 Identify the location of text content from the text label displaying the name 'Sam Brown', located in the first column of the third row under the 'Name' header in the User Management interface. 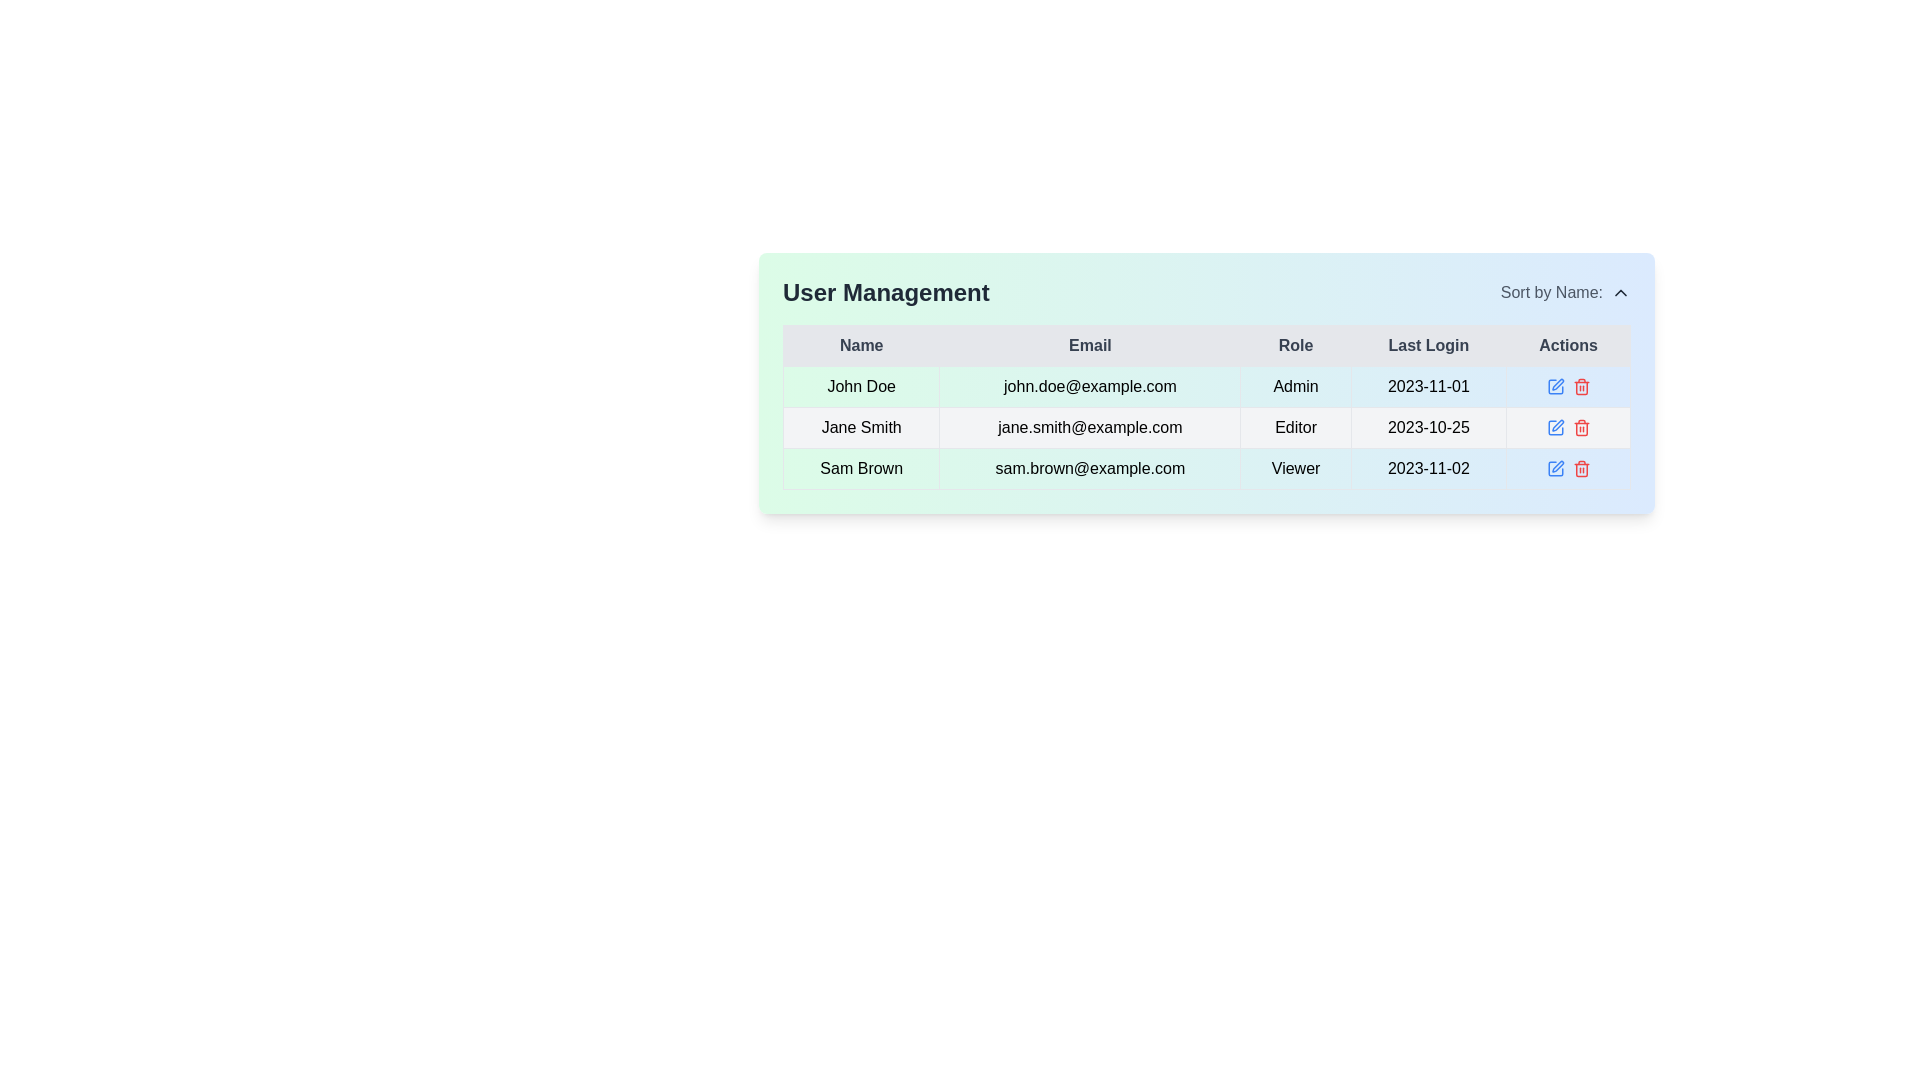
(861, 469).